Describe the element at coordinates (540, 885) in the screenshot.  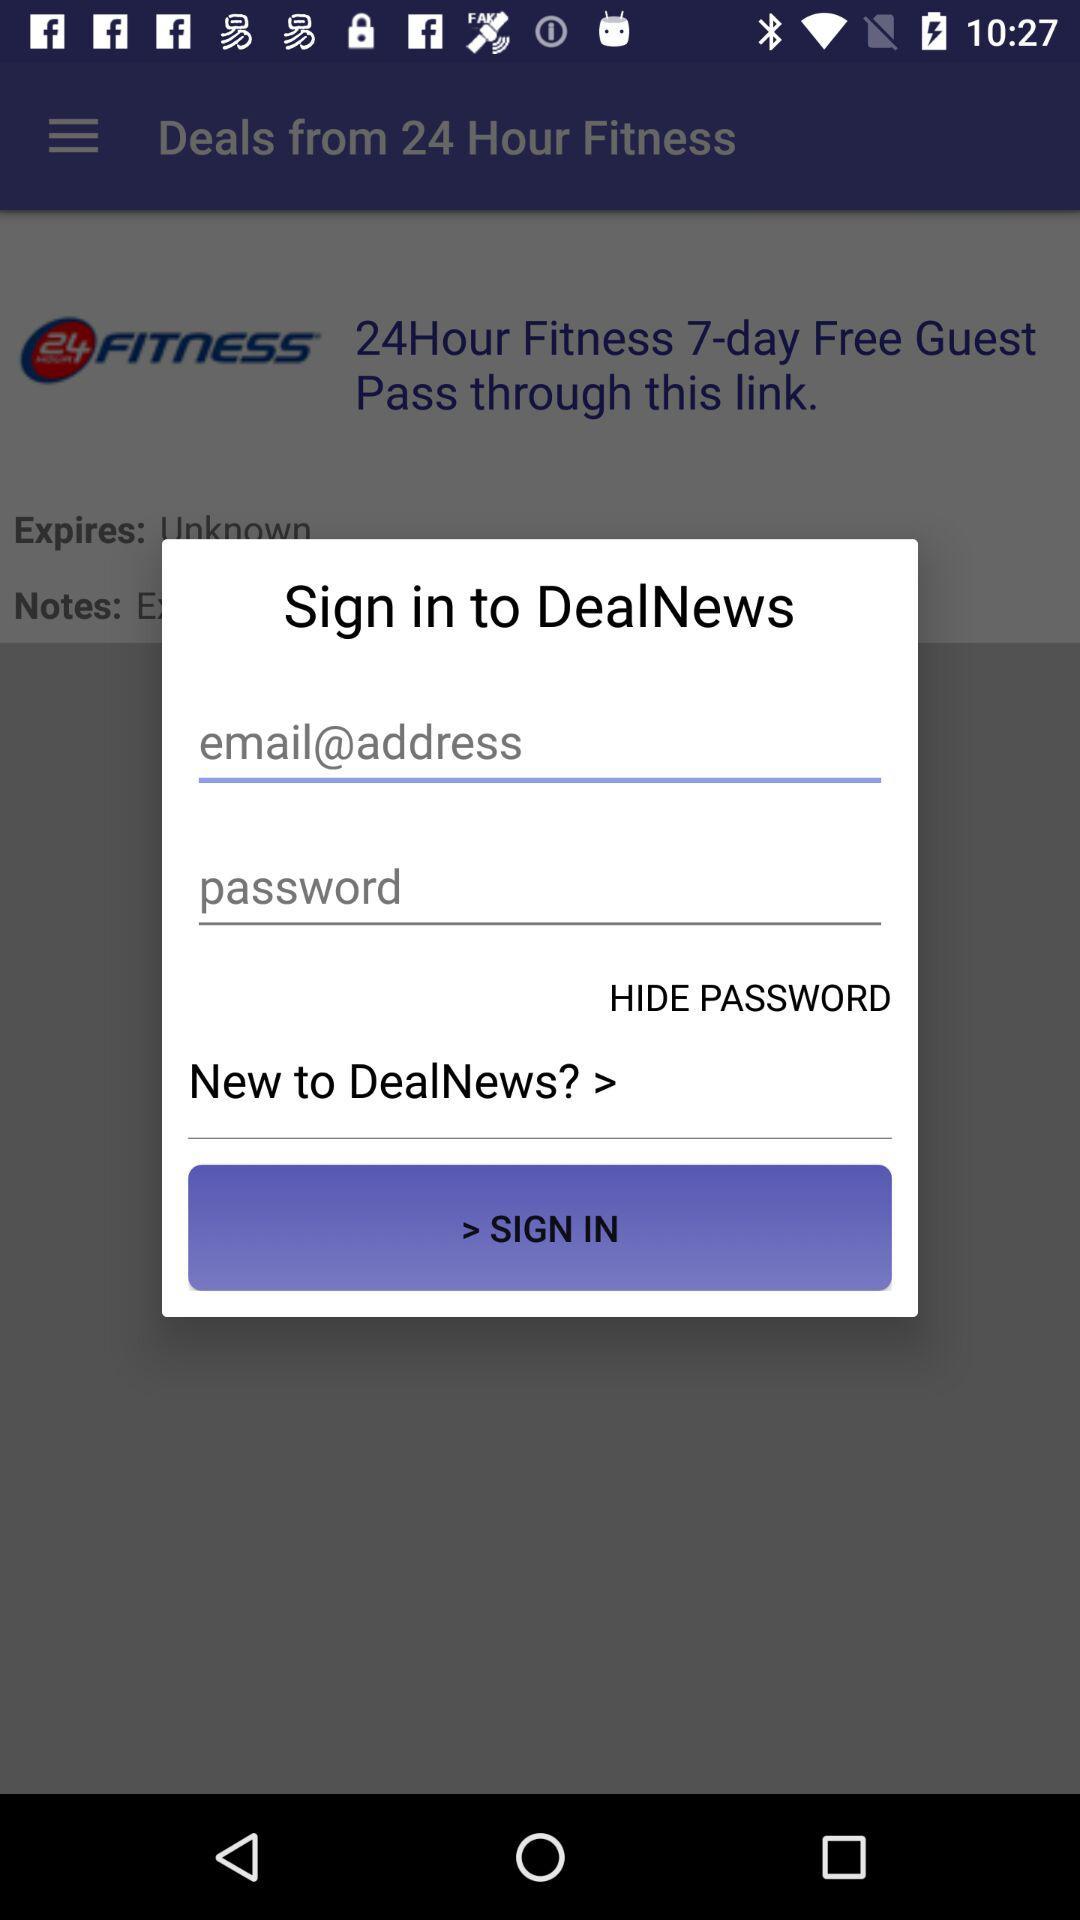
I see `type in login password` at that location.